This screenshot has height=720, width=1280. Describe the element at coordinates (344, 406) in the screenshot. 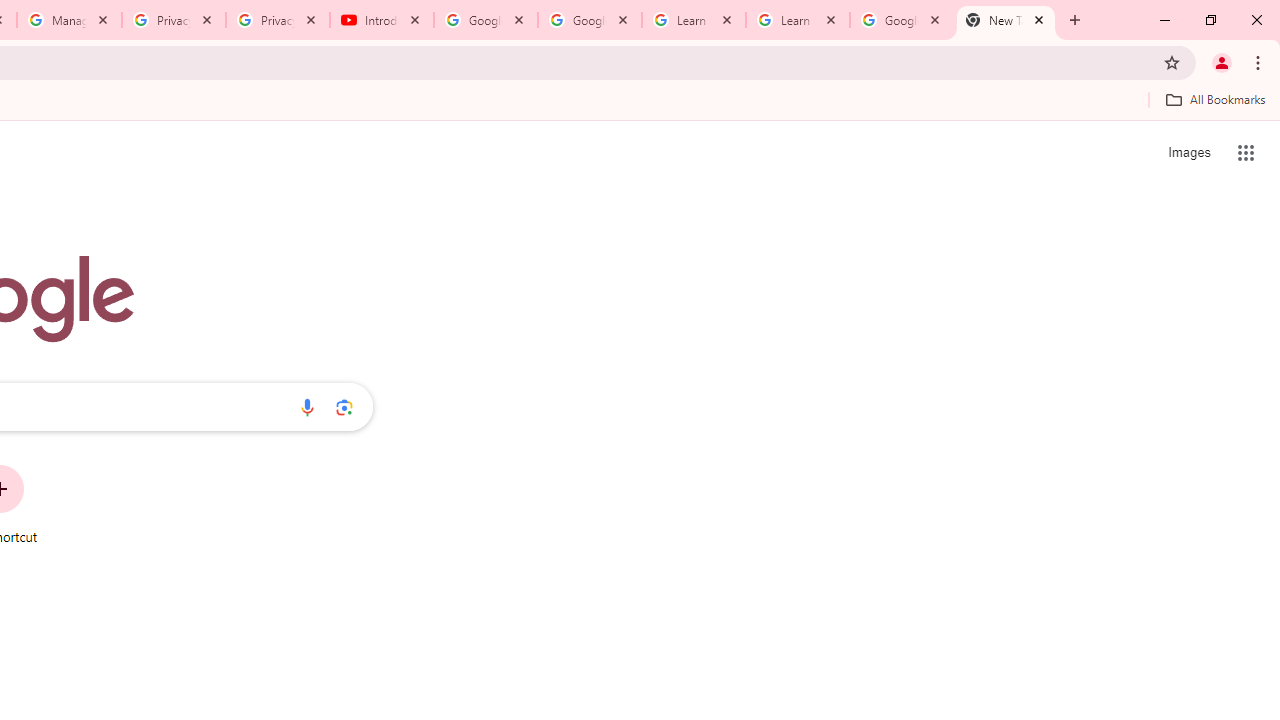

I see `'Search by image'` at that location.